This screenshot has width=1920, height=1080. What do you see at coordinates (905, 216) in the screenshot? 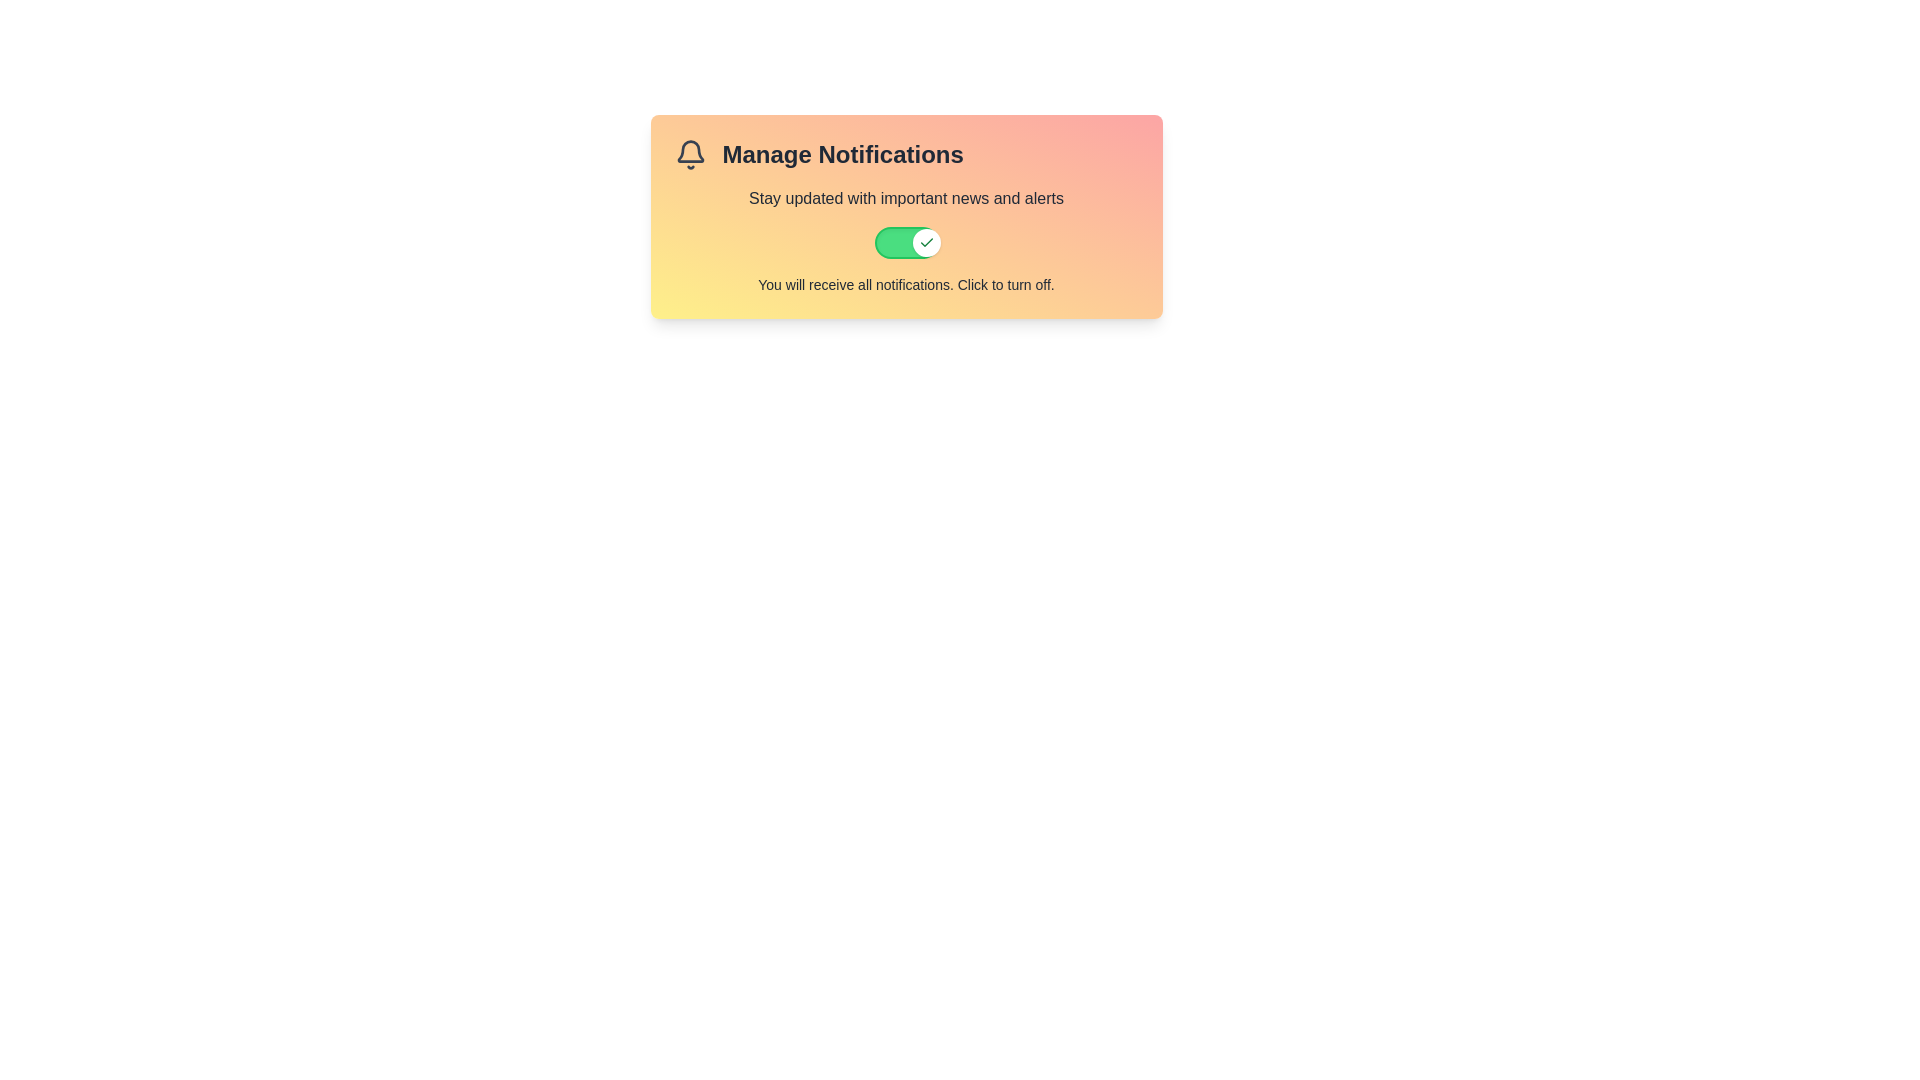
I see `the toggle switch with a green background and a white circular handle containing a checkmark symbol to switch its state, located centrally below the 'Manage Notifications' headline` at bounding box center [905, 216].